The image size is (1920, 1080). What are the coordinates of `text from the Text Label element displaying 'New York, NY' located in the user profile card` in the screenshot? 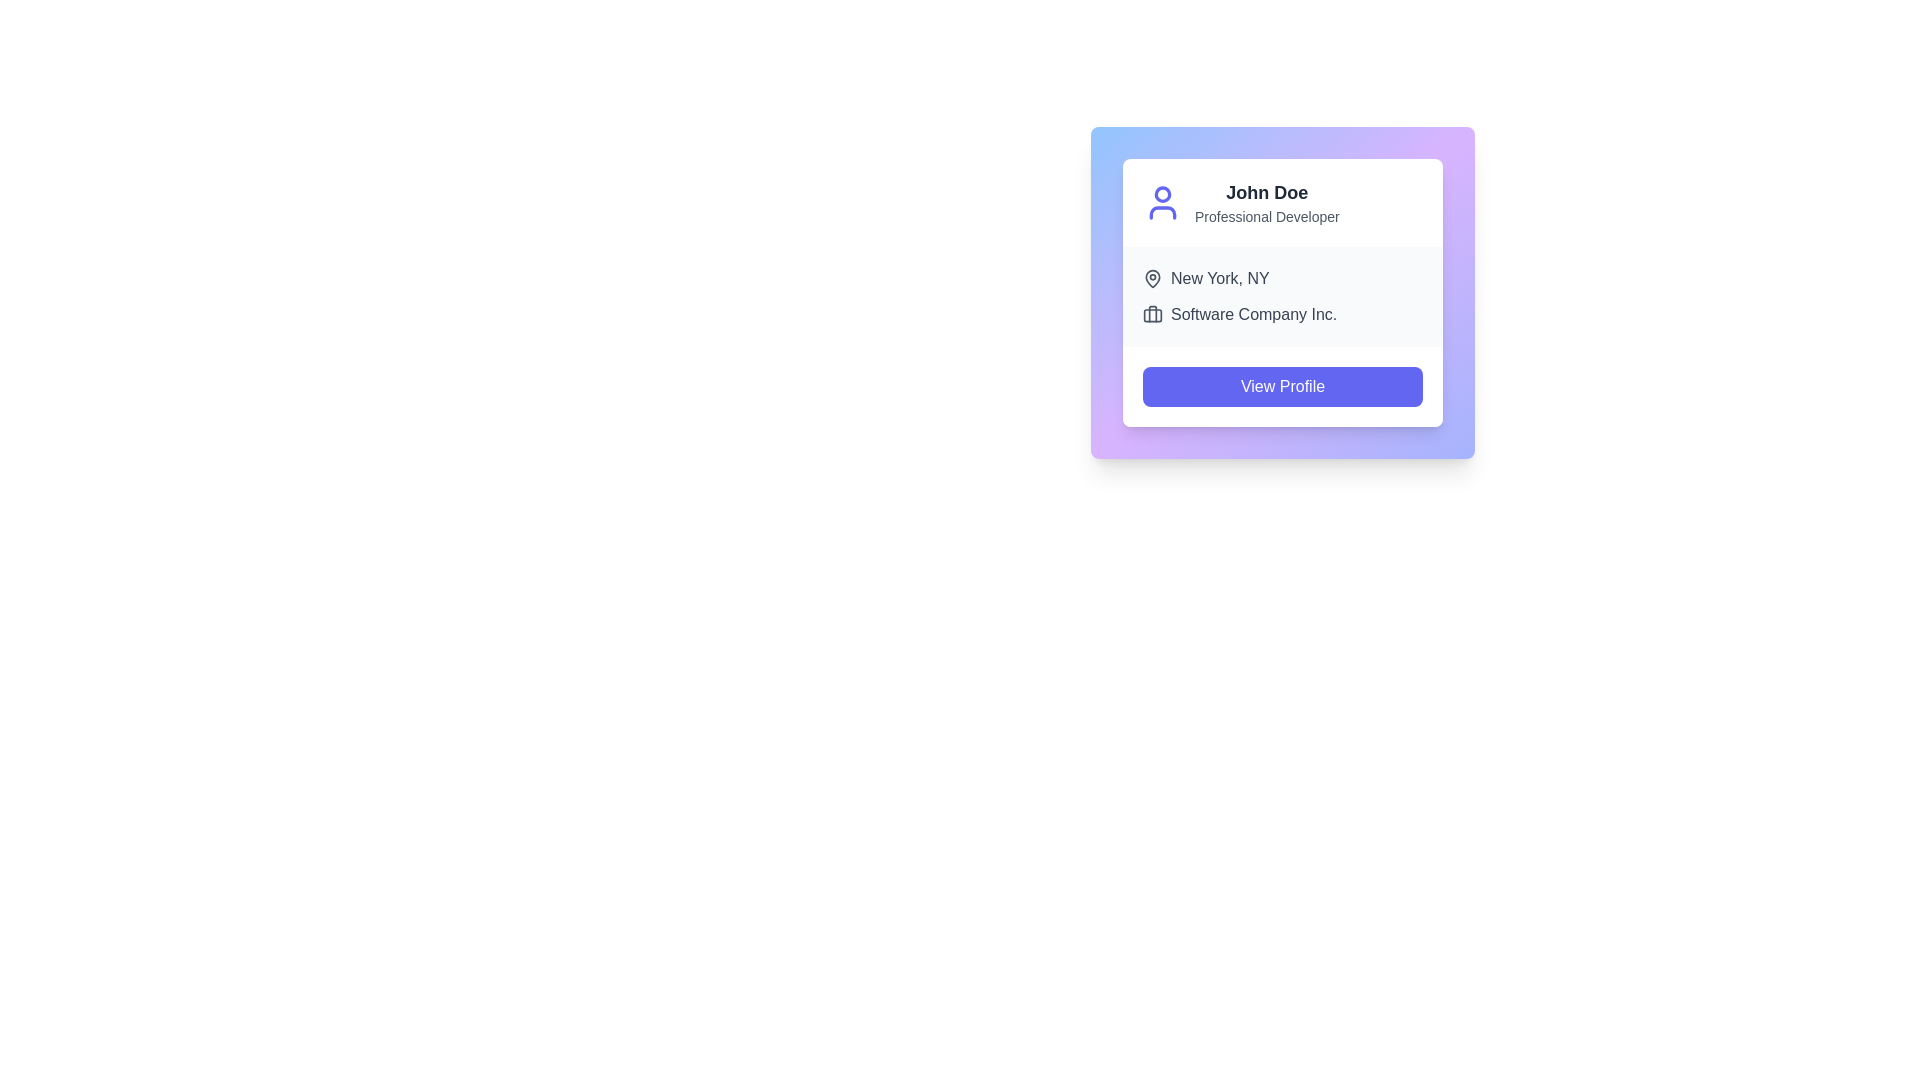 It's located at (1219, 278).